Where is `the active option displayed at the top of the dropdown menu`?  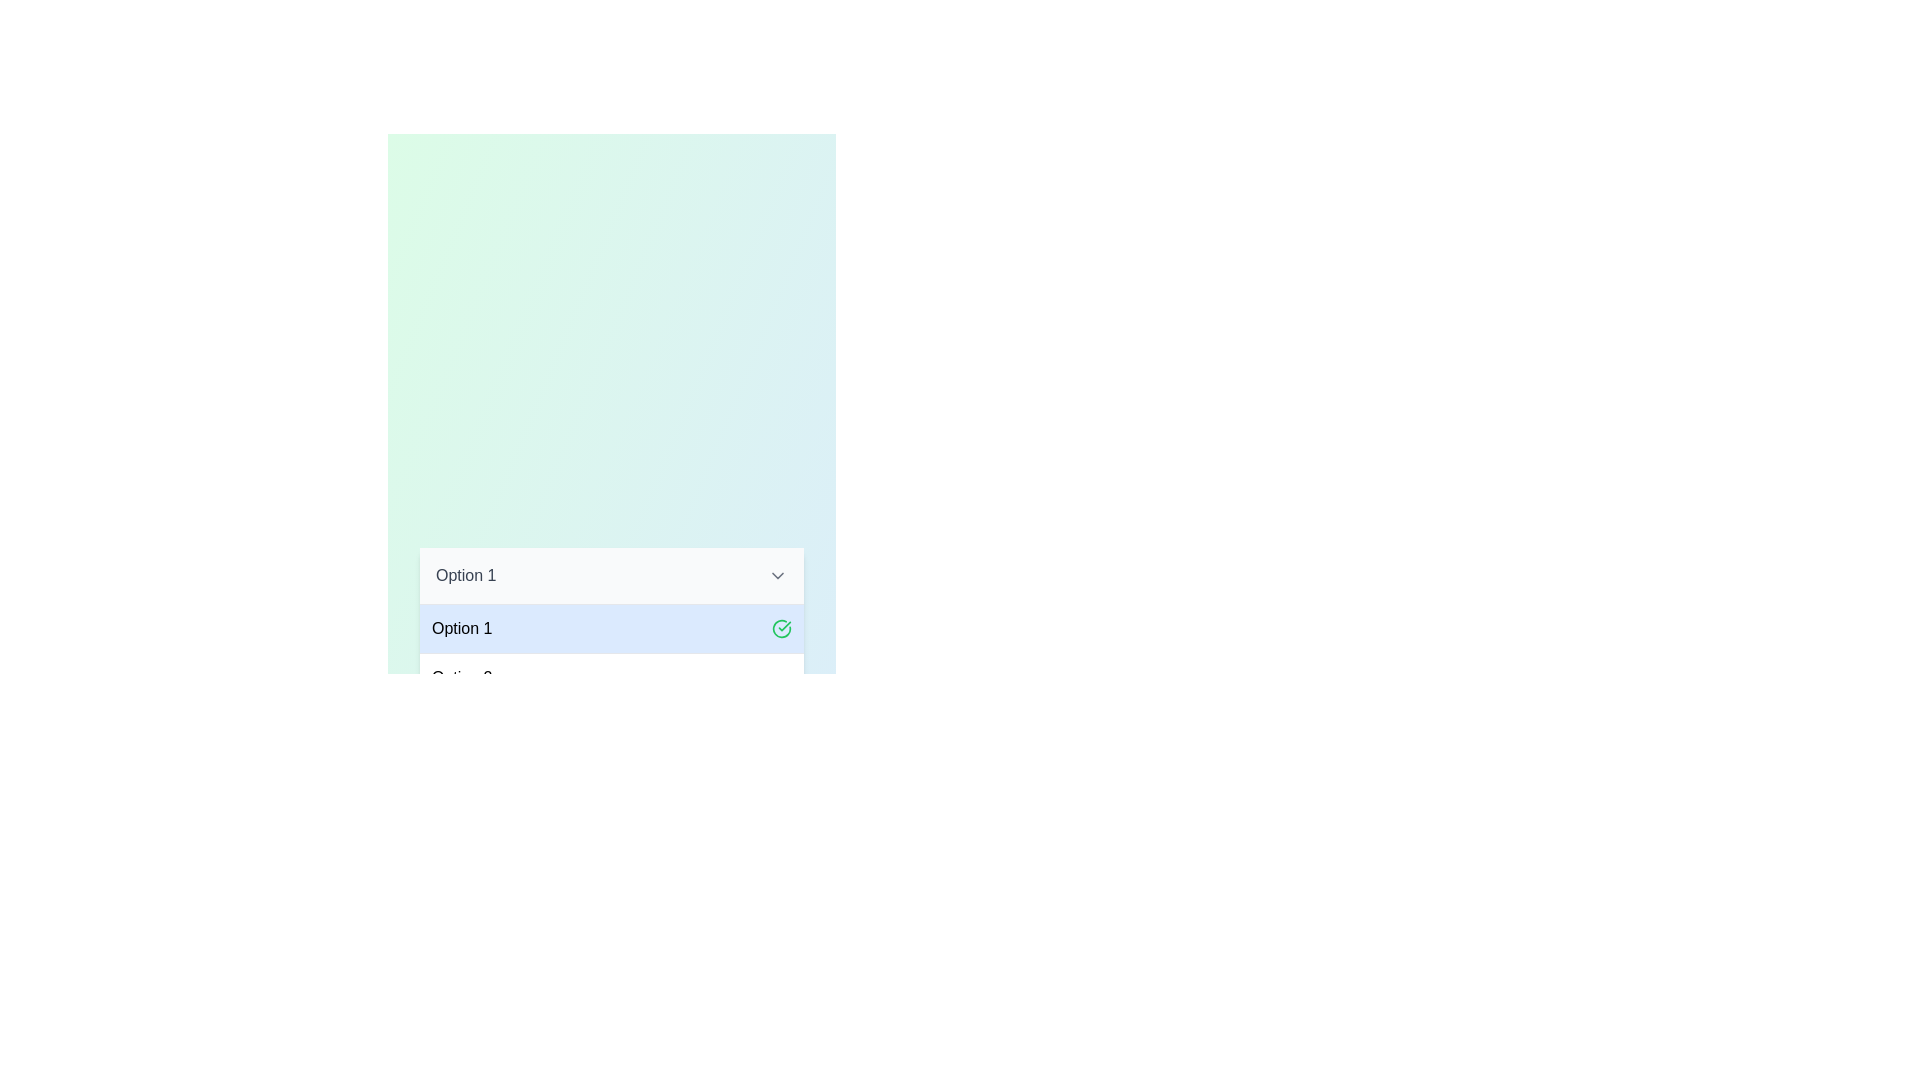
the active option displayed at the top of the dropdown menu is located at coordinates (610, 575).